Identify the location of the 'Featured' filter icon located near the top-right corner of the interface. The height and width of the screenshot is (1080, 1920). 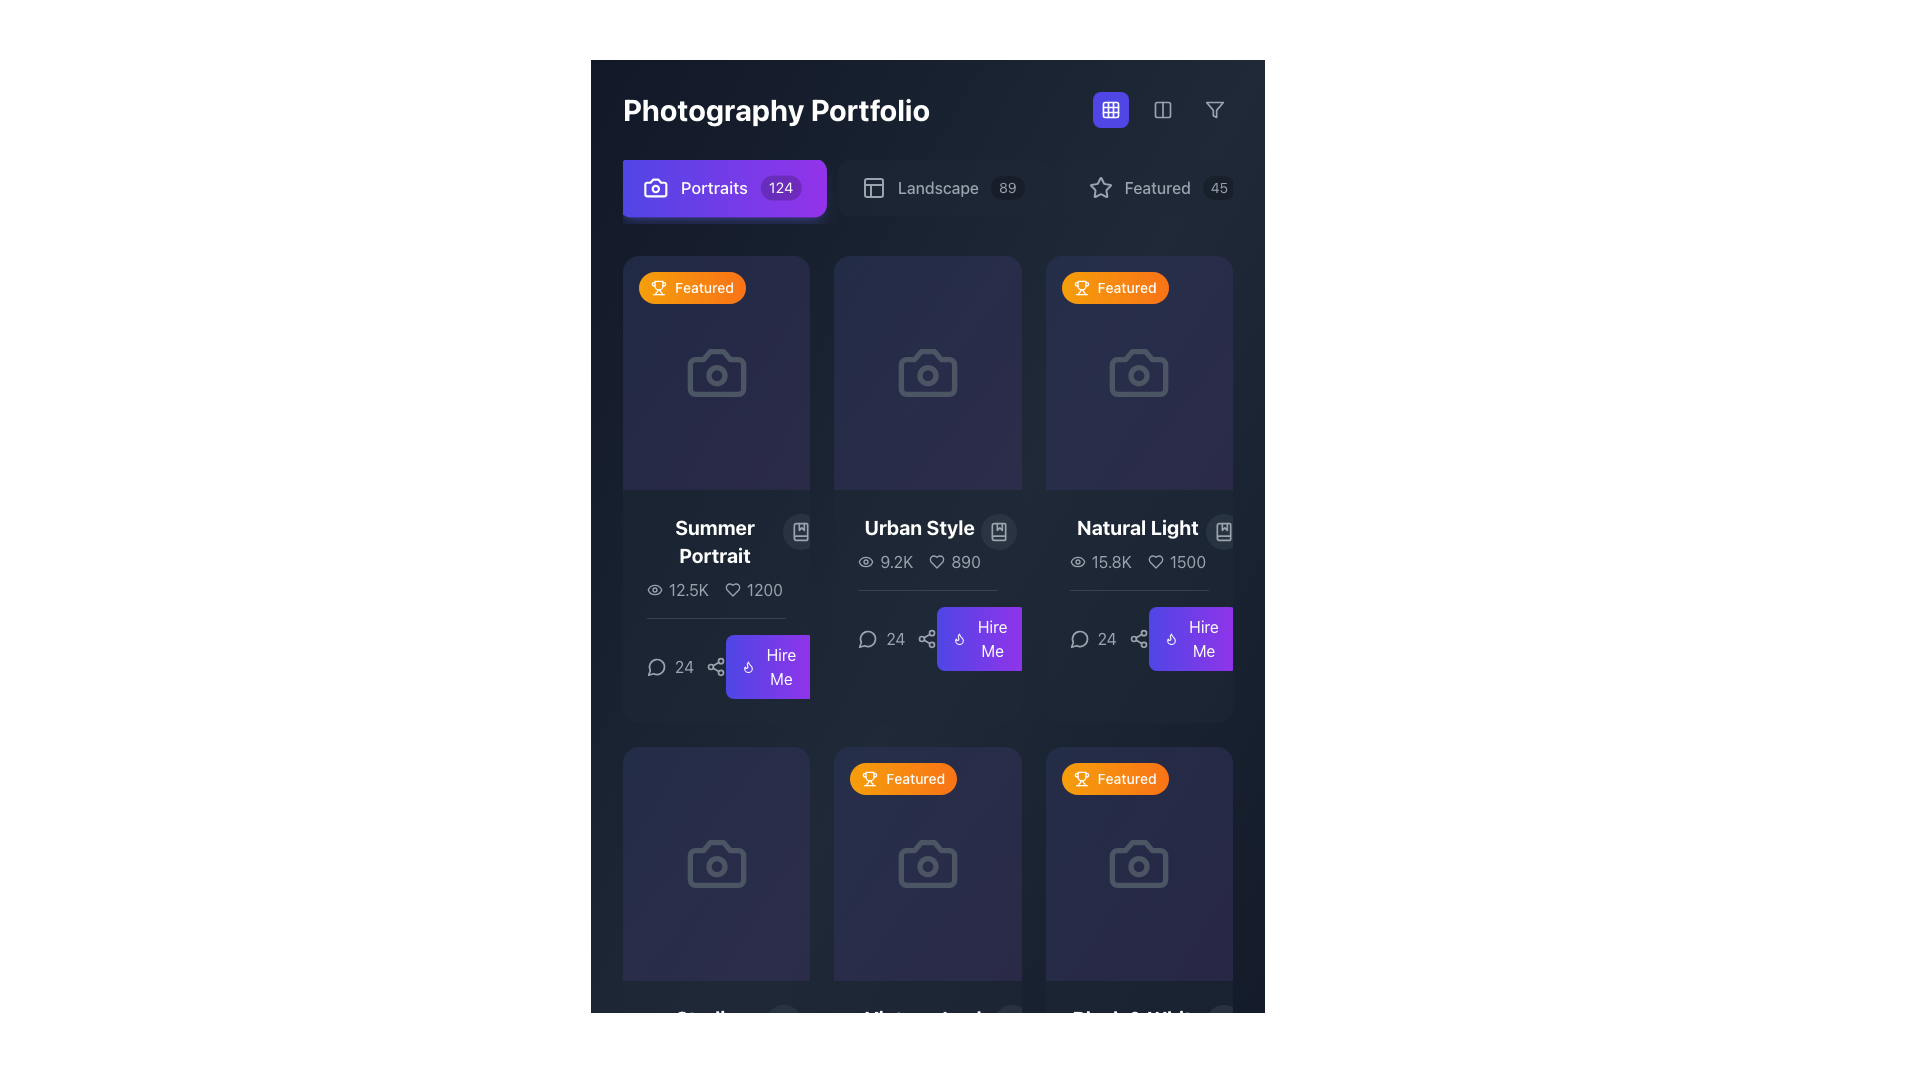
(1098, 186).